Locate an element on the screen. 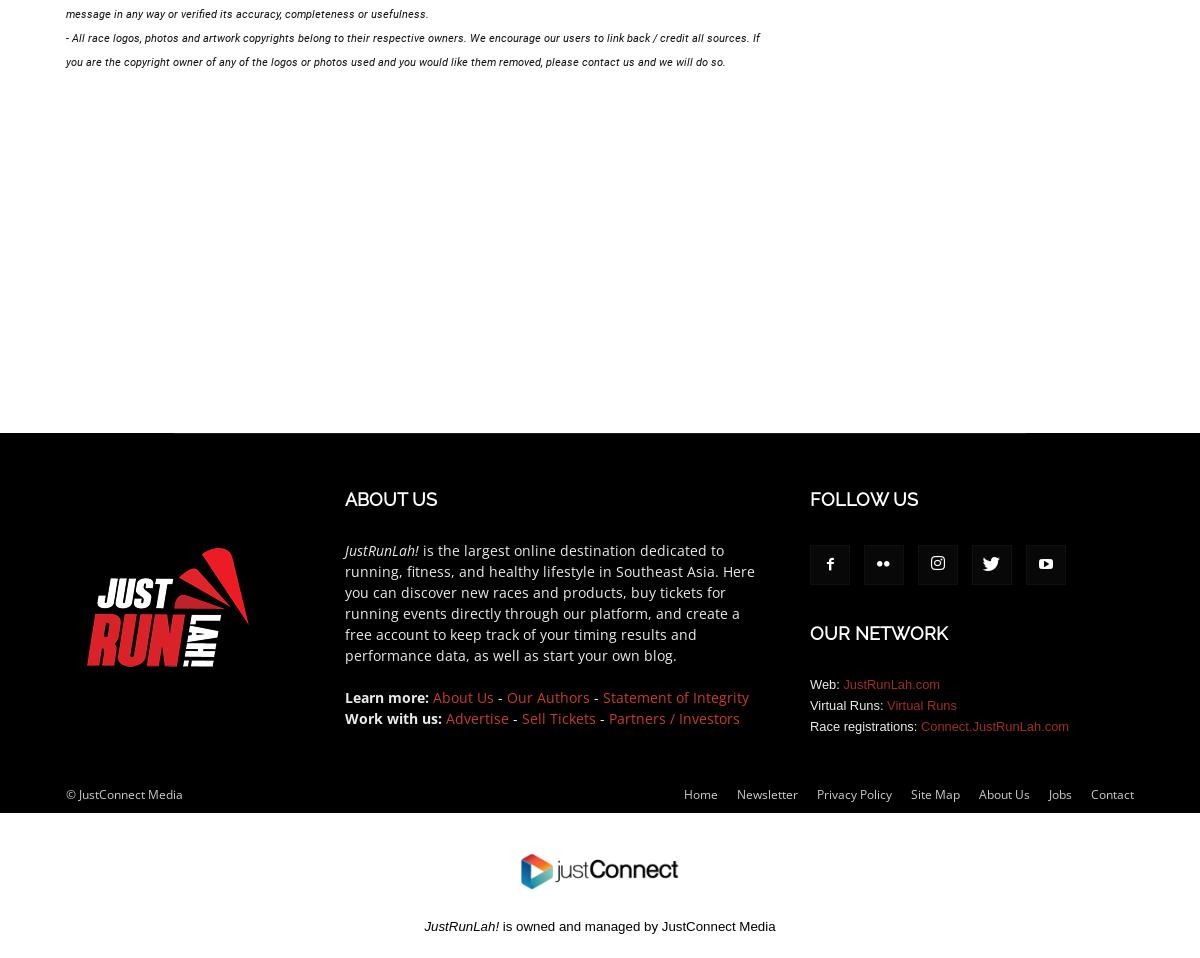 Image resolution: width=1200 pixels, height=958 pixels. 'Learn more:' is located at coordinates (387, 695).